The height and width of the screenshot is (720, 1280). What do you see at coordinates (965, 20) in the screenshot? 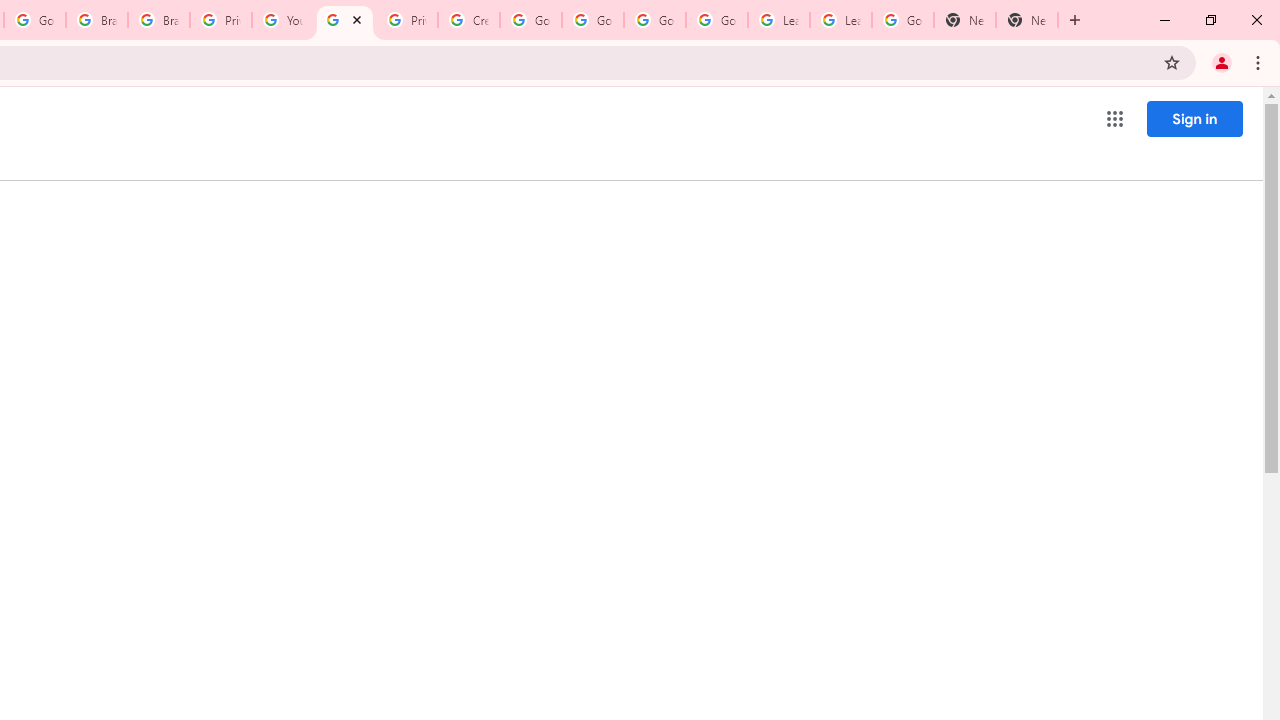
I see `'New Tab'` at bounding box center [965, 20].